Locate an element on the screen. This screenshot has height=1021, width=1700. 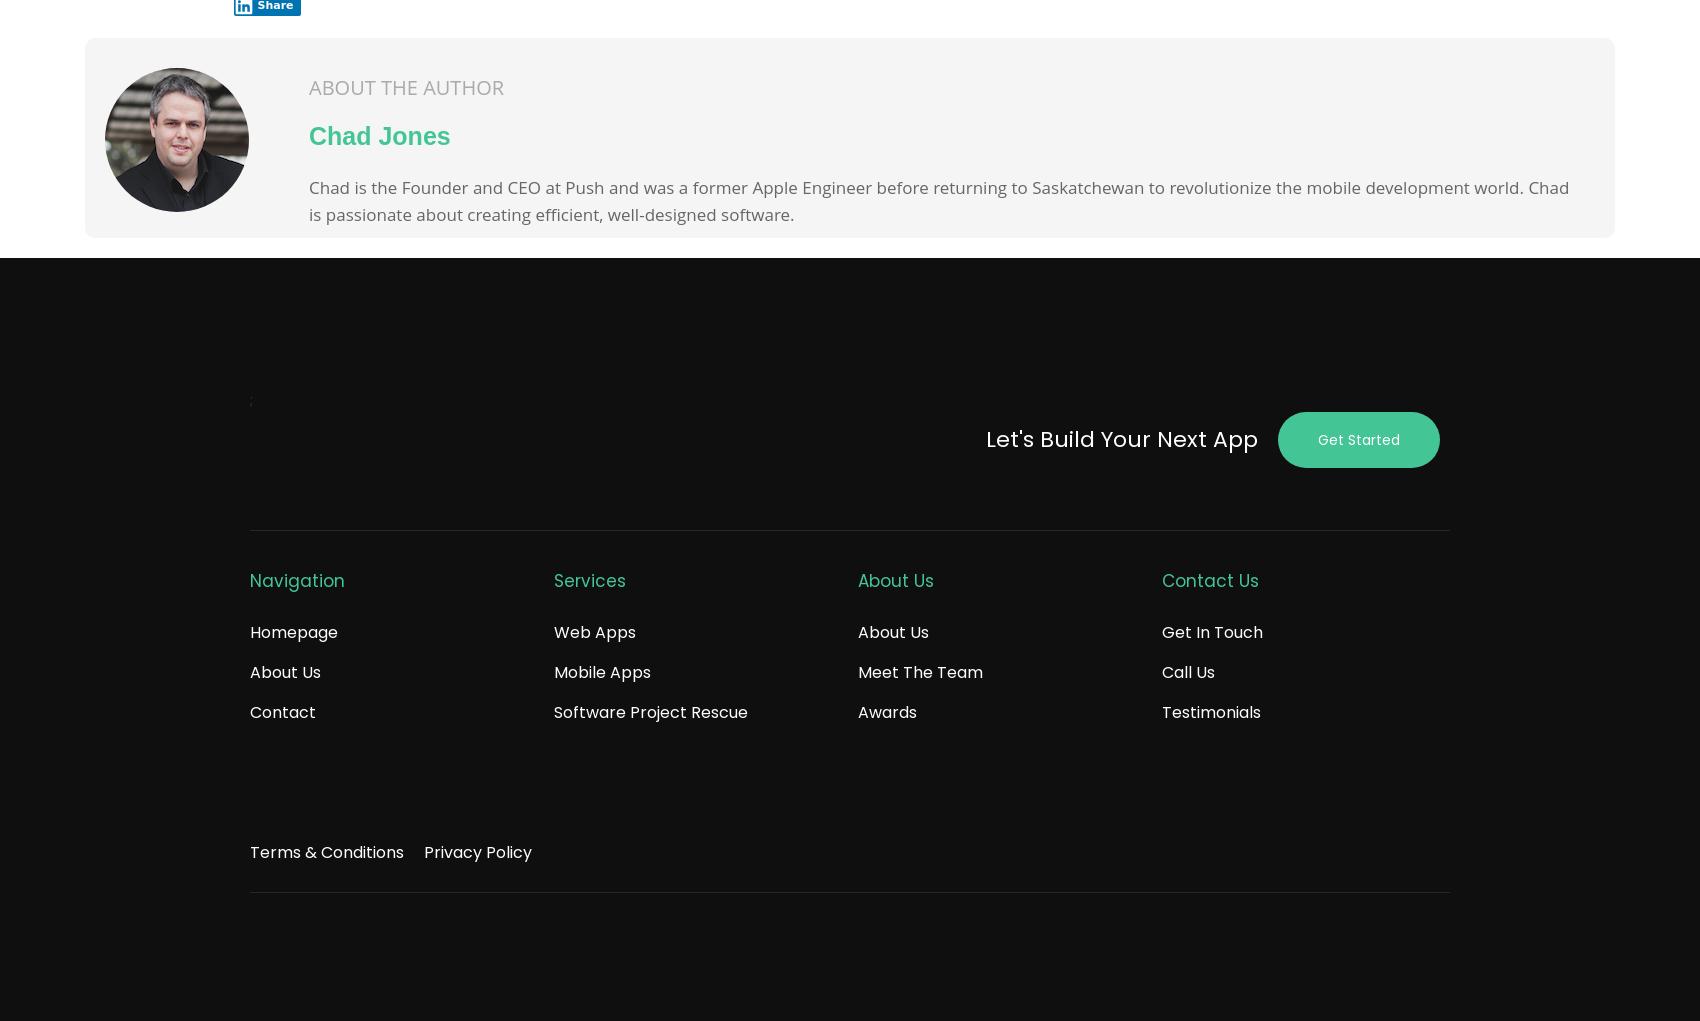
'Chad is the Founder and CEO at Push and was a former Apple Engineer before returning to Saskatchewan to revolutionize the mobile development world. Chad is passionate about creating efficient, well-designed software.' is located at coordinates (939, 200).